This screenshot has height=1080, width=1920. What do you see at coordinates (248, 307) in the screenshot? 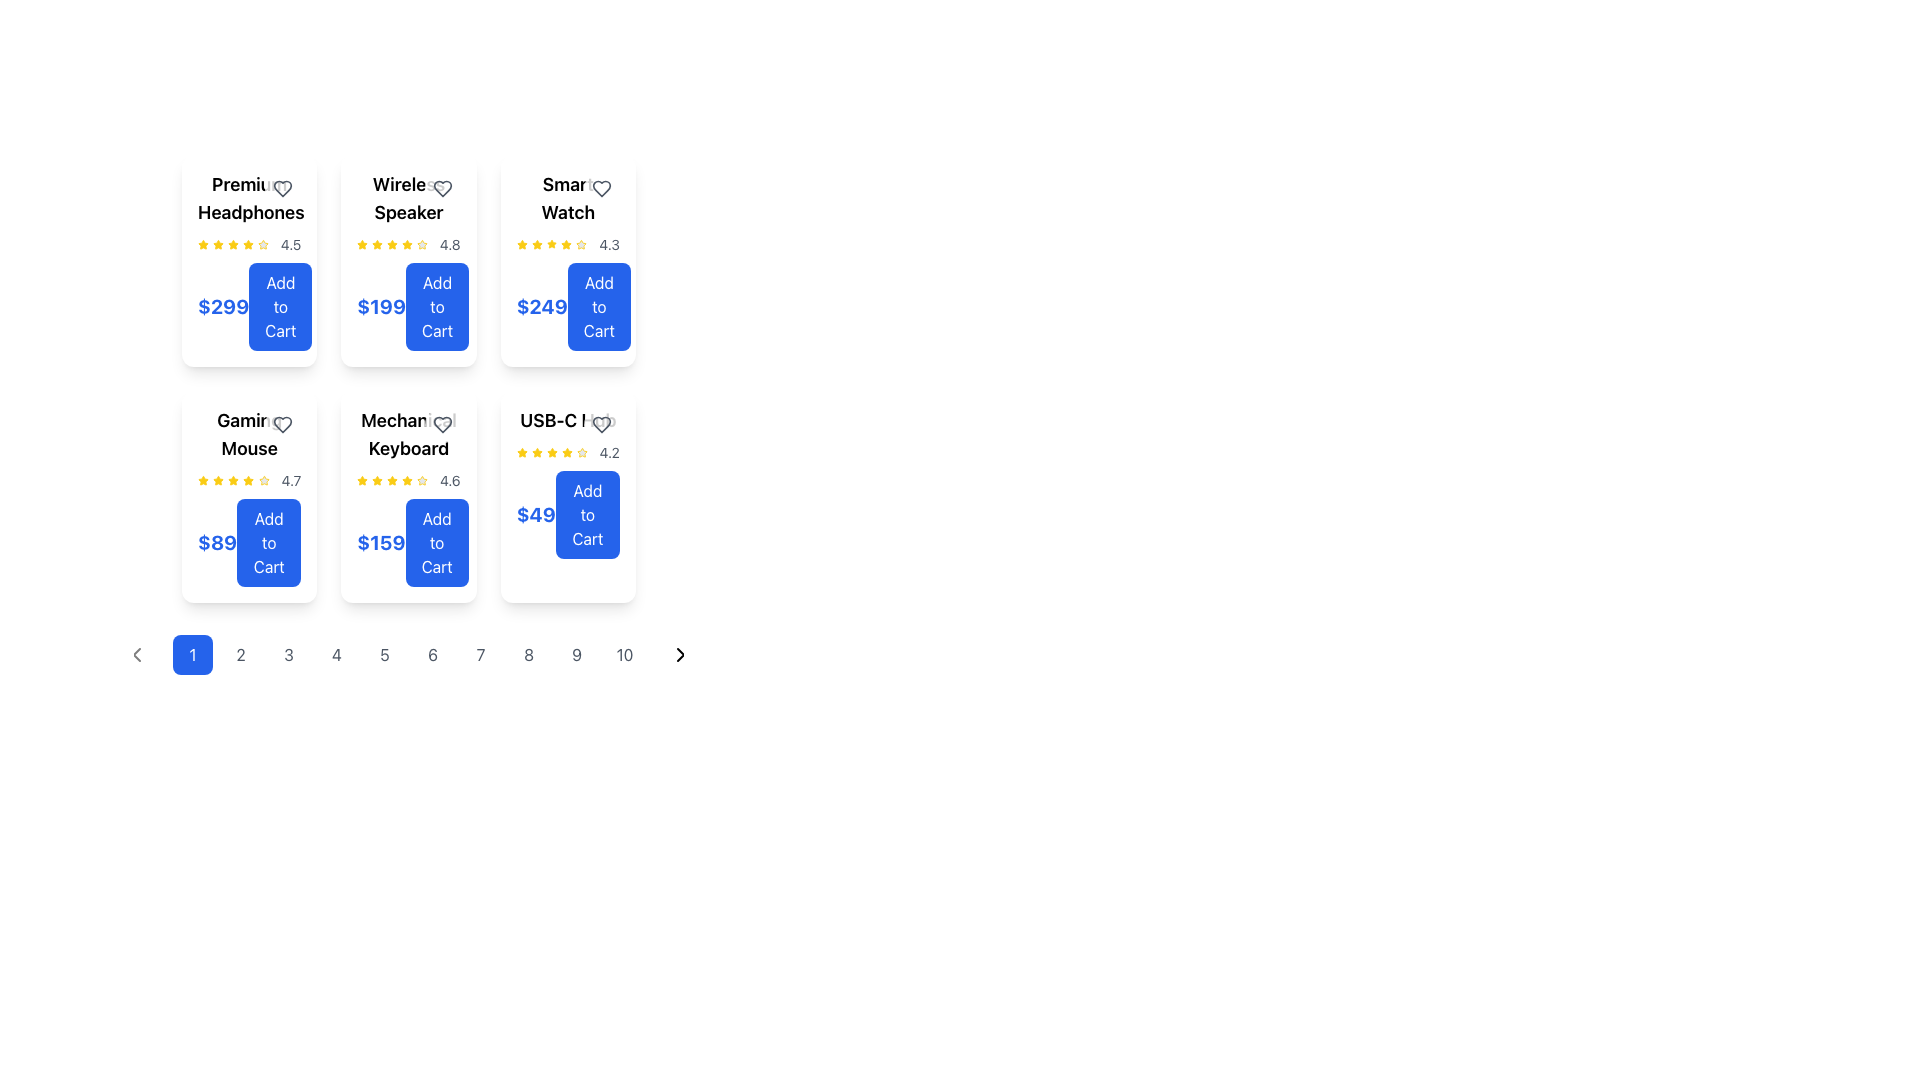
I see `the 'Add to Cart' button in the product information grid below 'Premium Headphones' to change its shade` at bounding box center [248, 307].